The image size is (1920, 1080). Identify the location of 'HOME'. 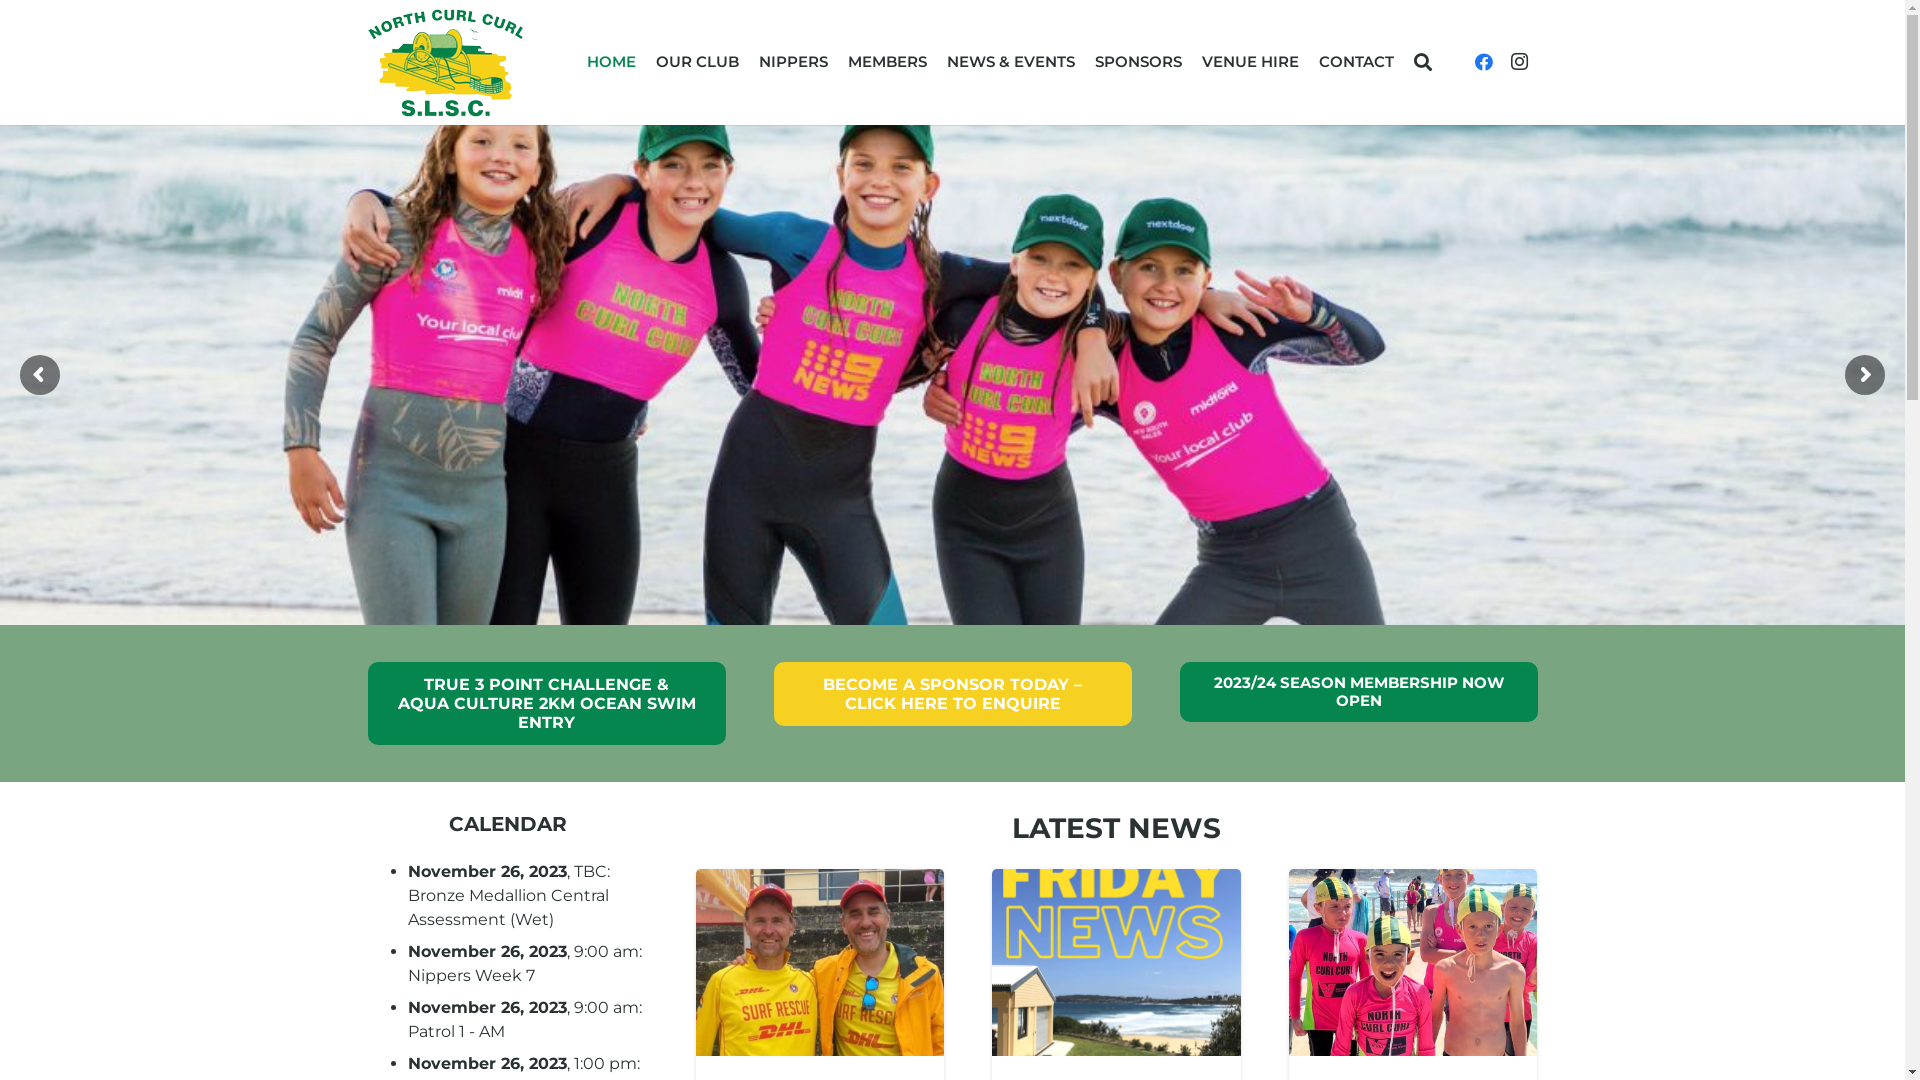
(610, 60).